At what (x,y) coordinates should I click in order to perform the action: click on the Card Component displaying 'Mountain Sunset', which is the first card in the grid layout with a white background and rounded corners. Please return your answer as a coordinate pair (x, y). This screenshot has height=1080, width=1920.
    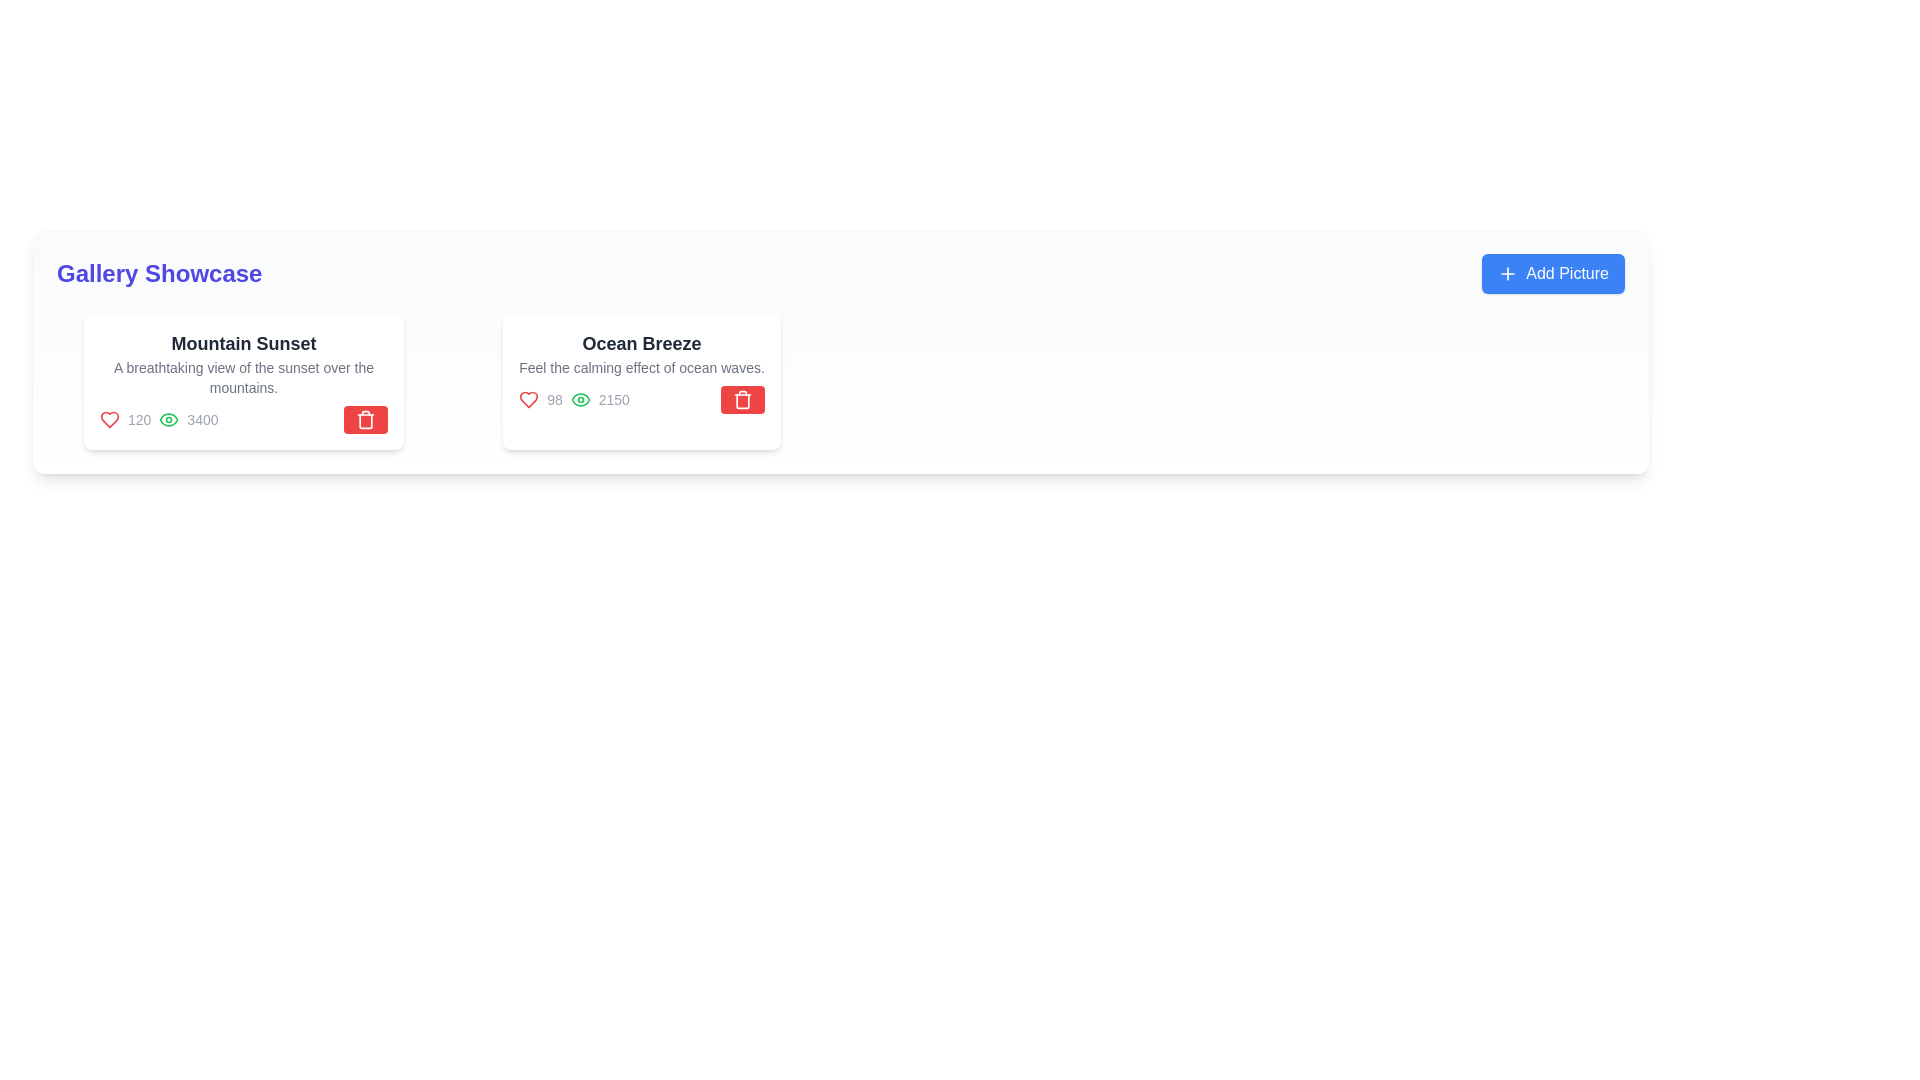
    Looking at the image, I should click on (243, 381).